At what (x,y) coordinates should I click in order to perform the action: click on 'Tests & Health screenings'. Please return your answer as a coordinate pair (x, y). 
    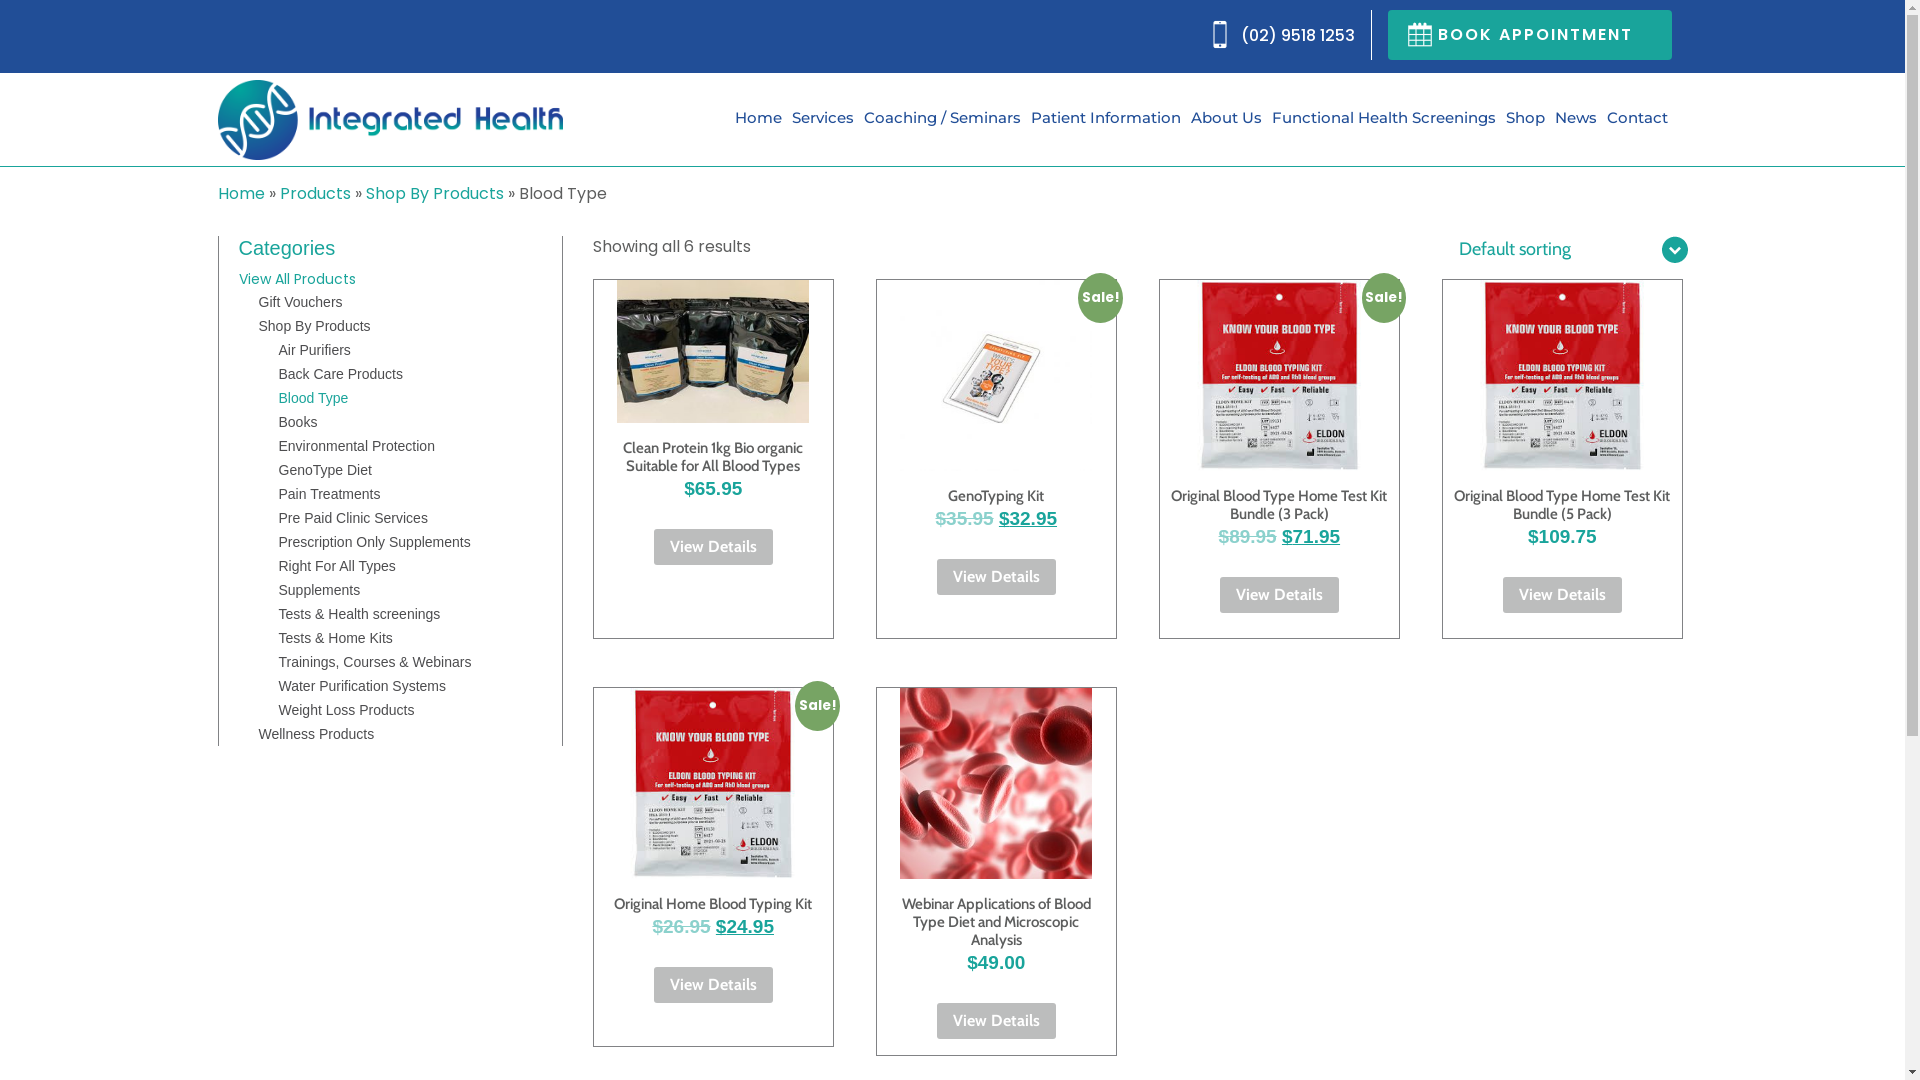
    Looking at the image, I should click on (359, 612).